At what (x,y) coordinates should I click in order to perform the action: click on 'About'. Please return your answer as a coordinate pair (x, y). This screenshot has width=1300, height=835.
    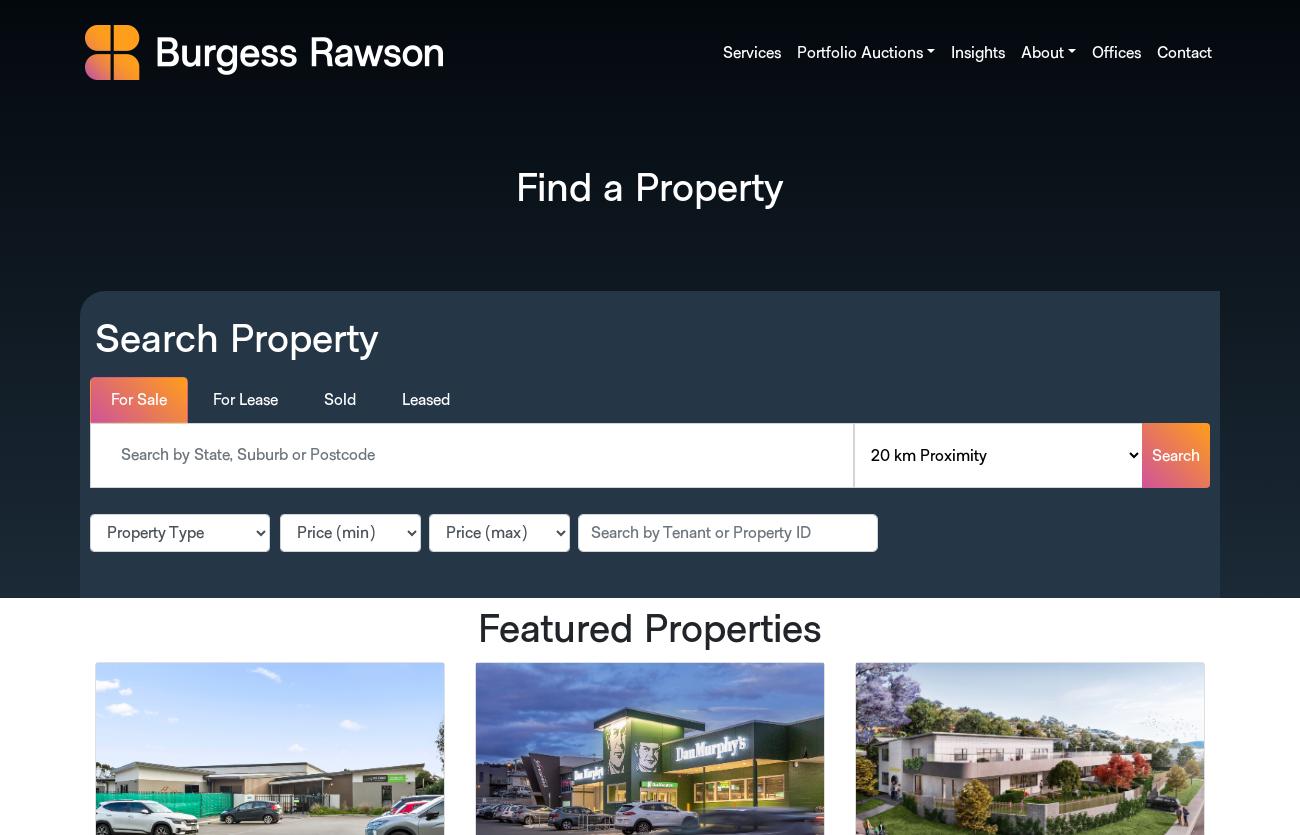
    Looking at the image, I should click on (1018, 52).